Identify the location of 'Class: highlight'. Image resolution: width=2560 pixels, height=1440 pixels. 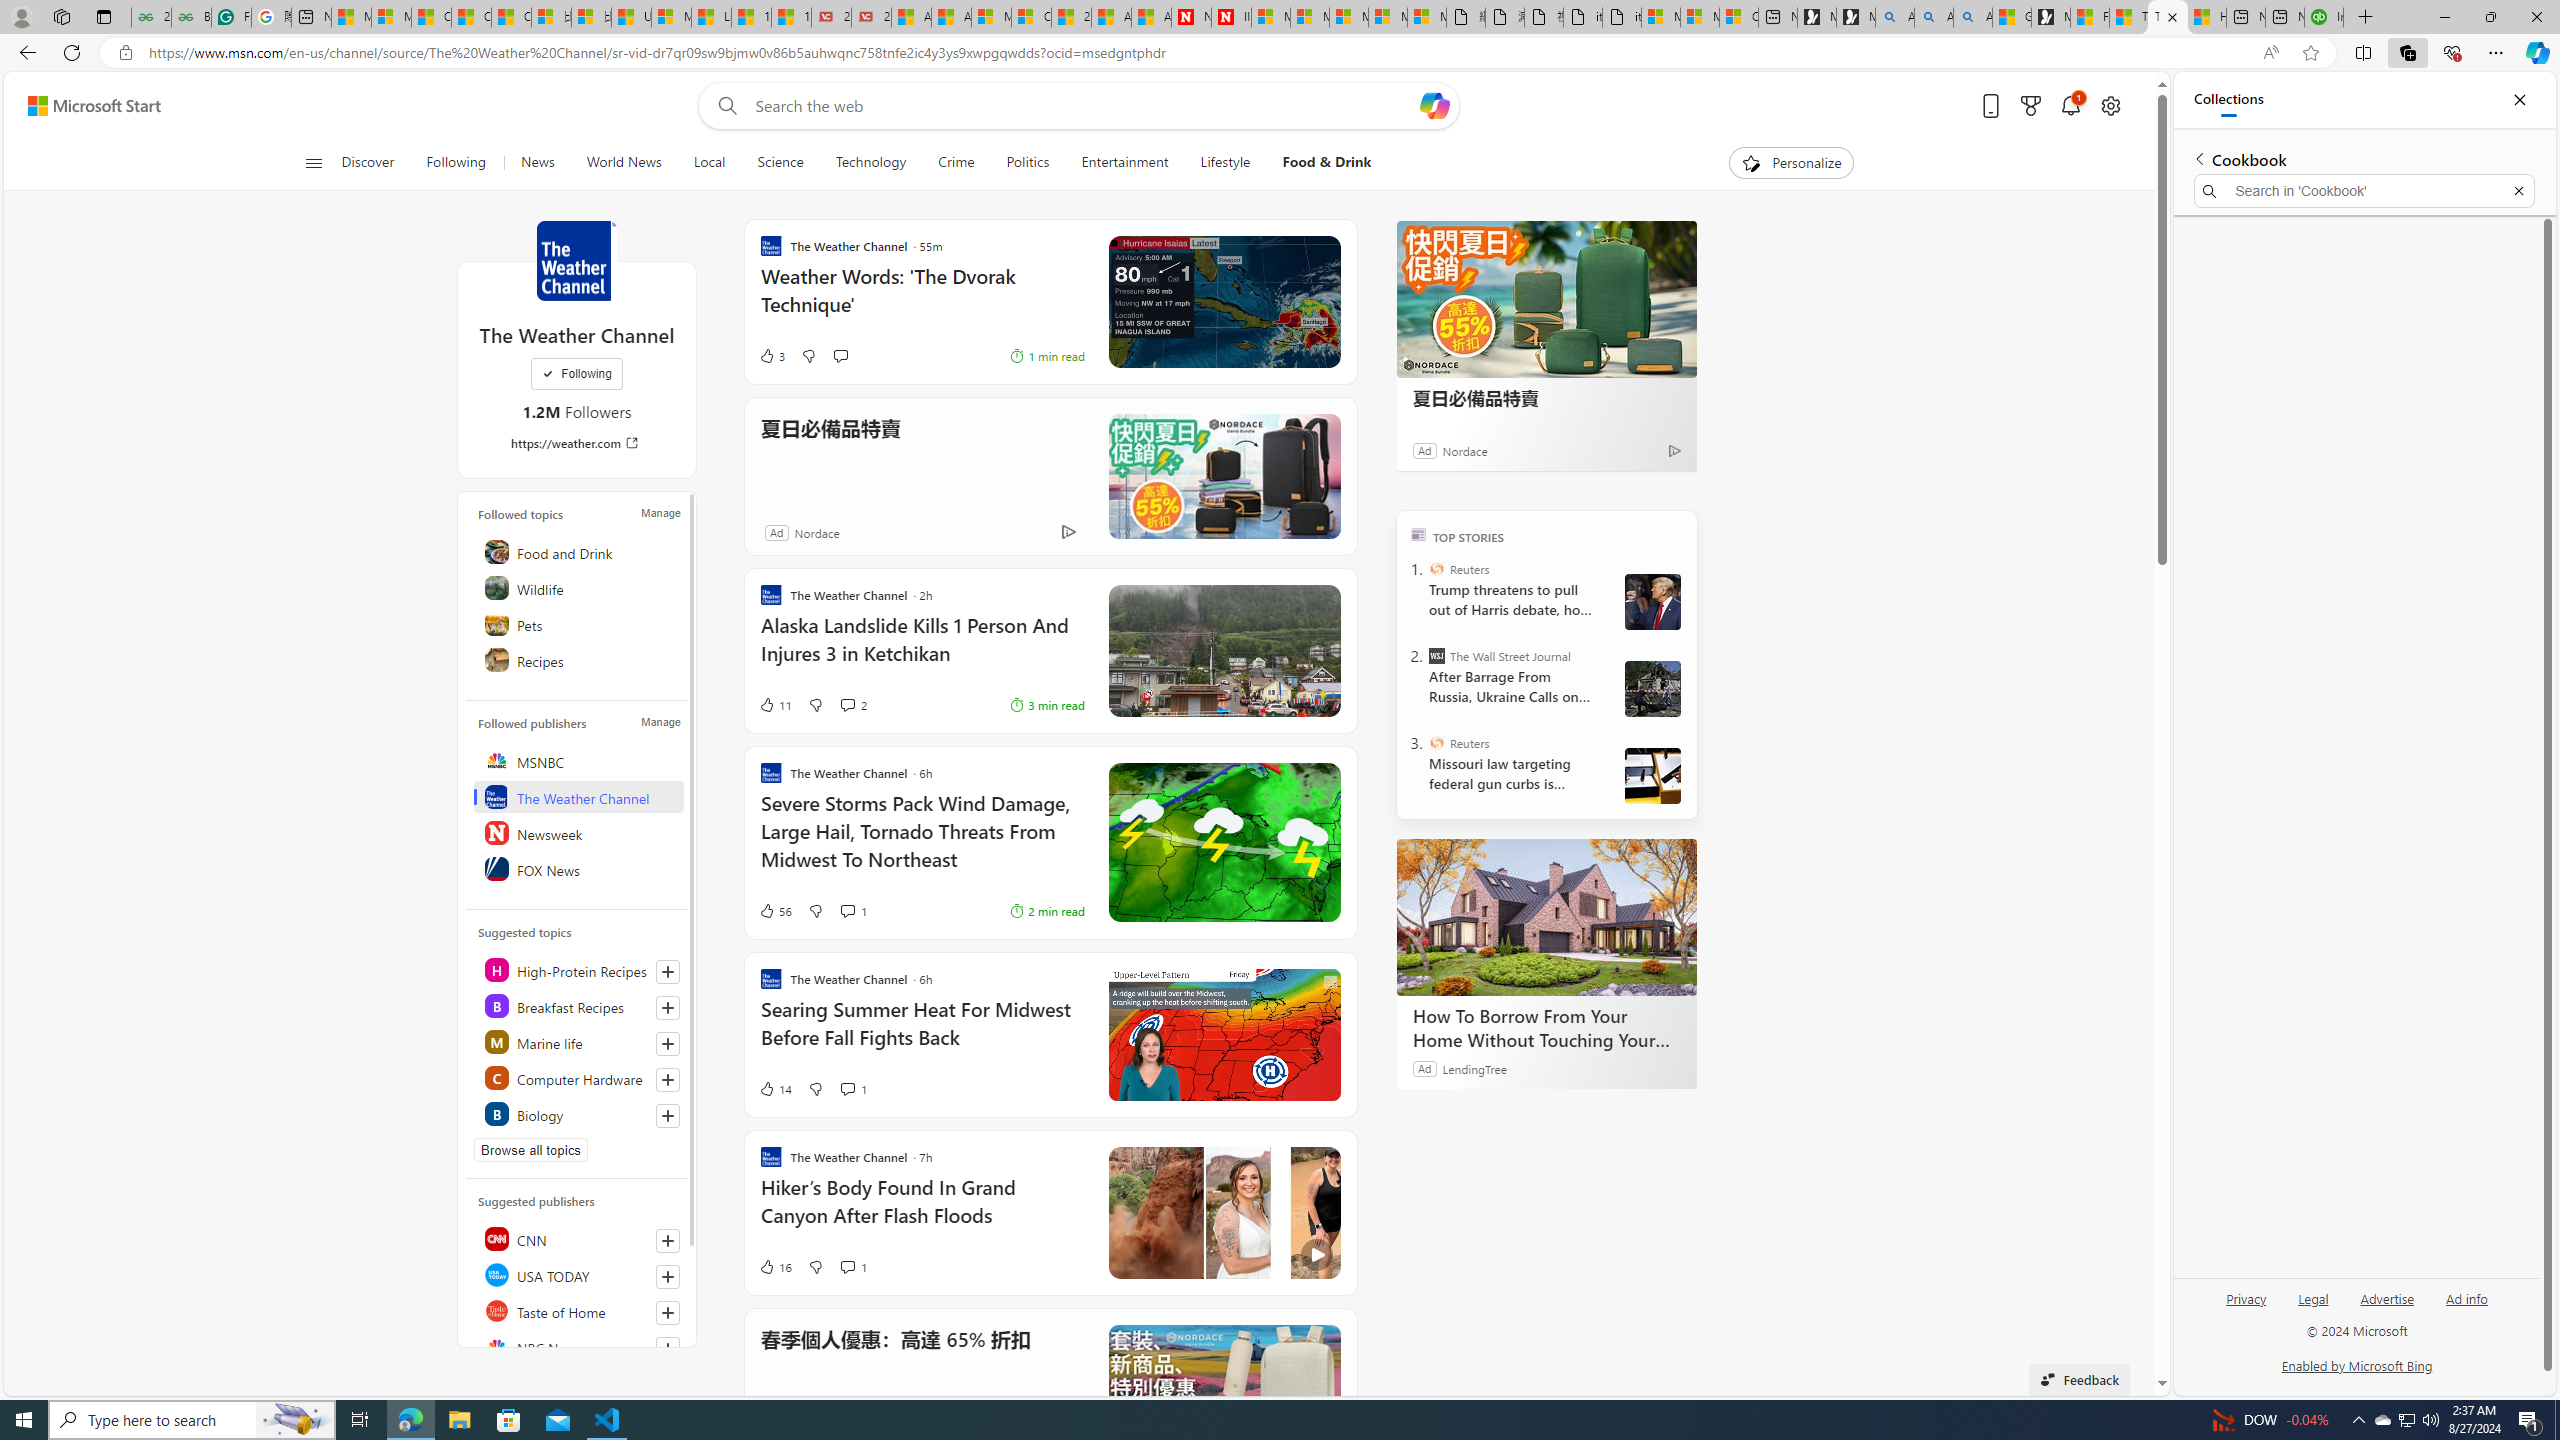
(578, 1112).